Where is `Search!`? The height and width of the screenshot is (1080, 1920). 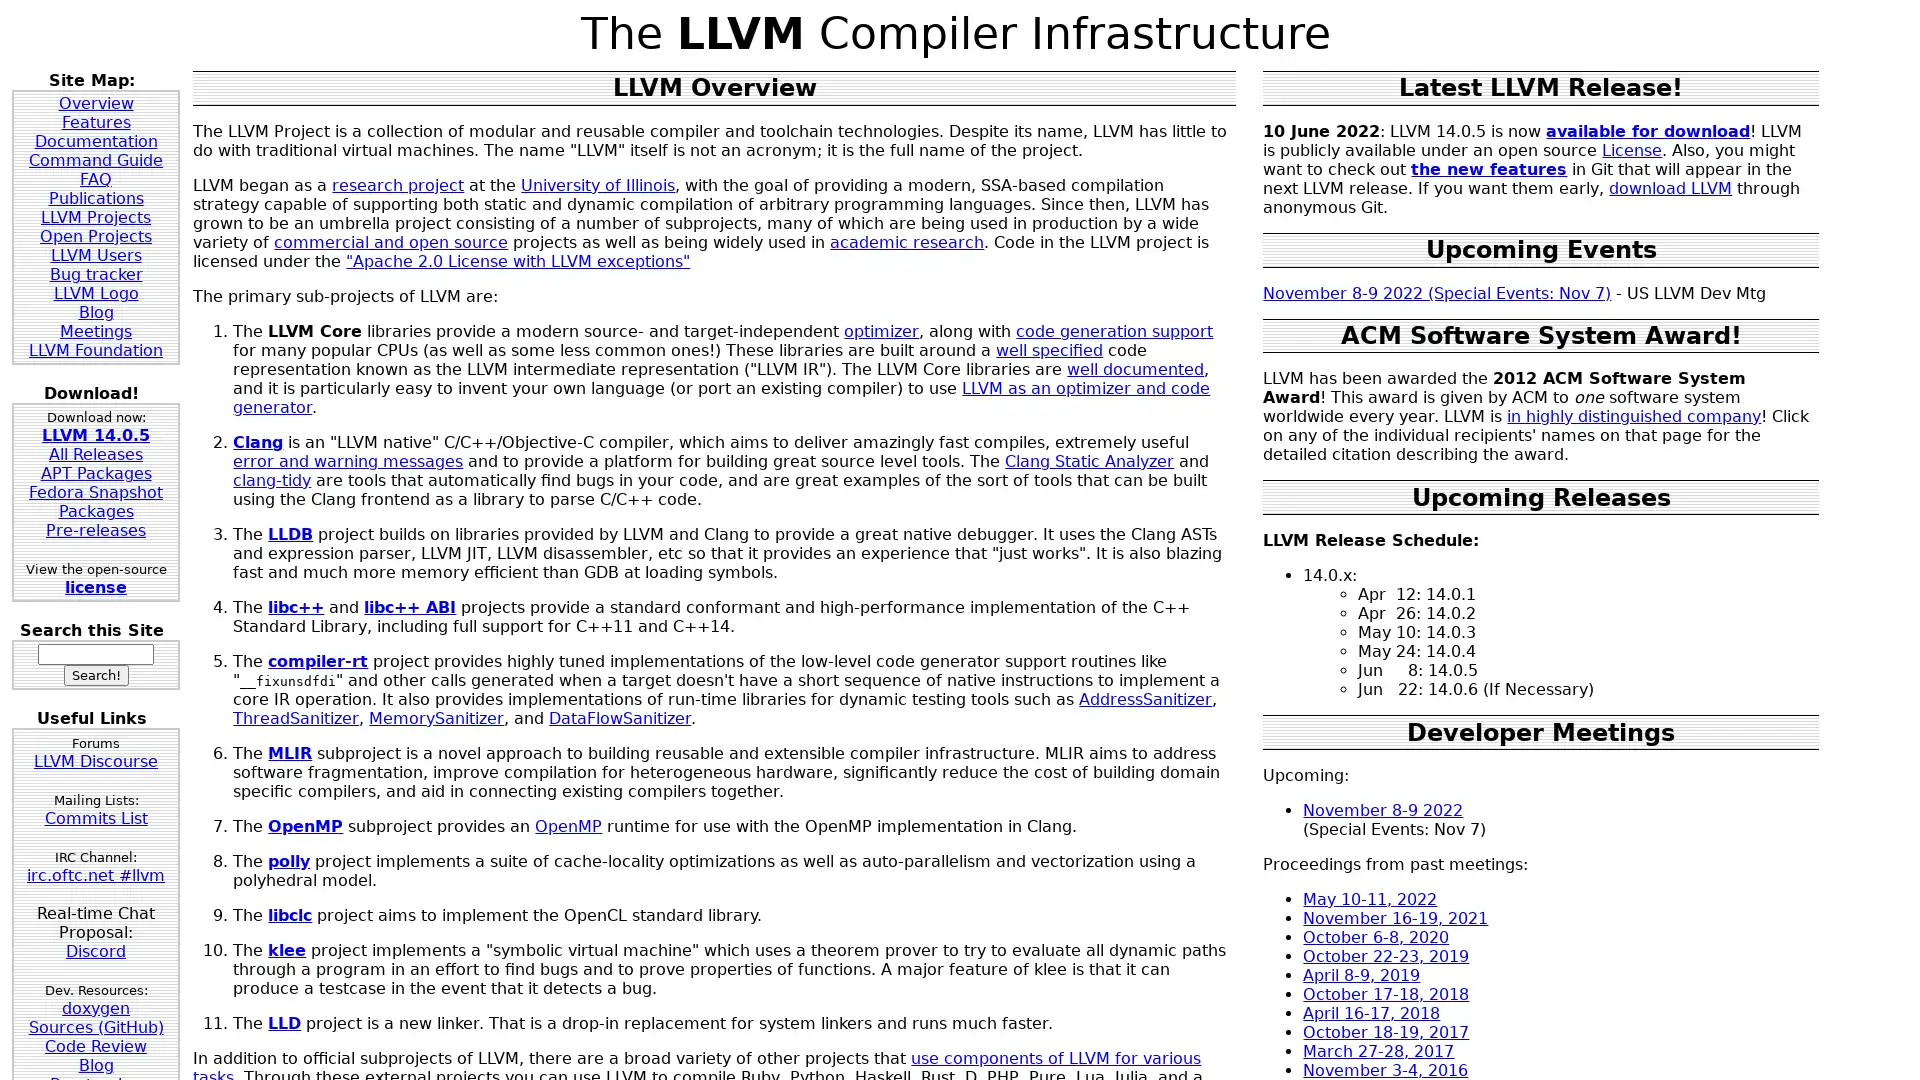 Search! is located at coordinates (94, 674).